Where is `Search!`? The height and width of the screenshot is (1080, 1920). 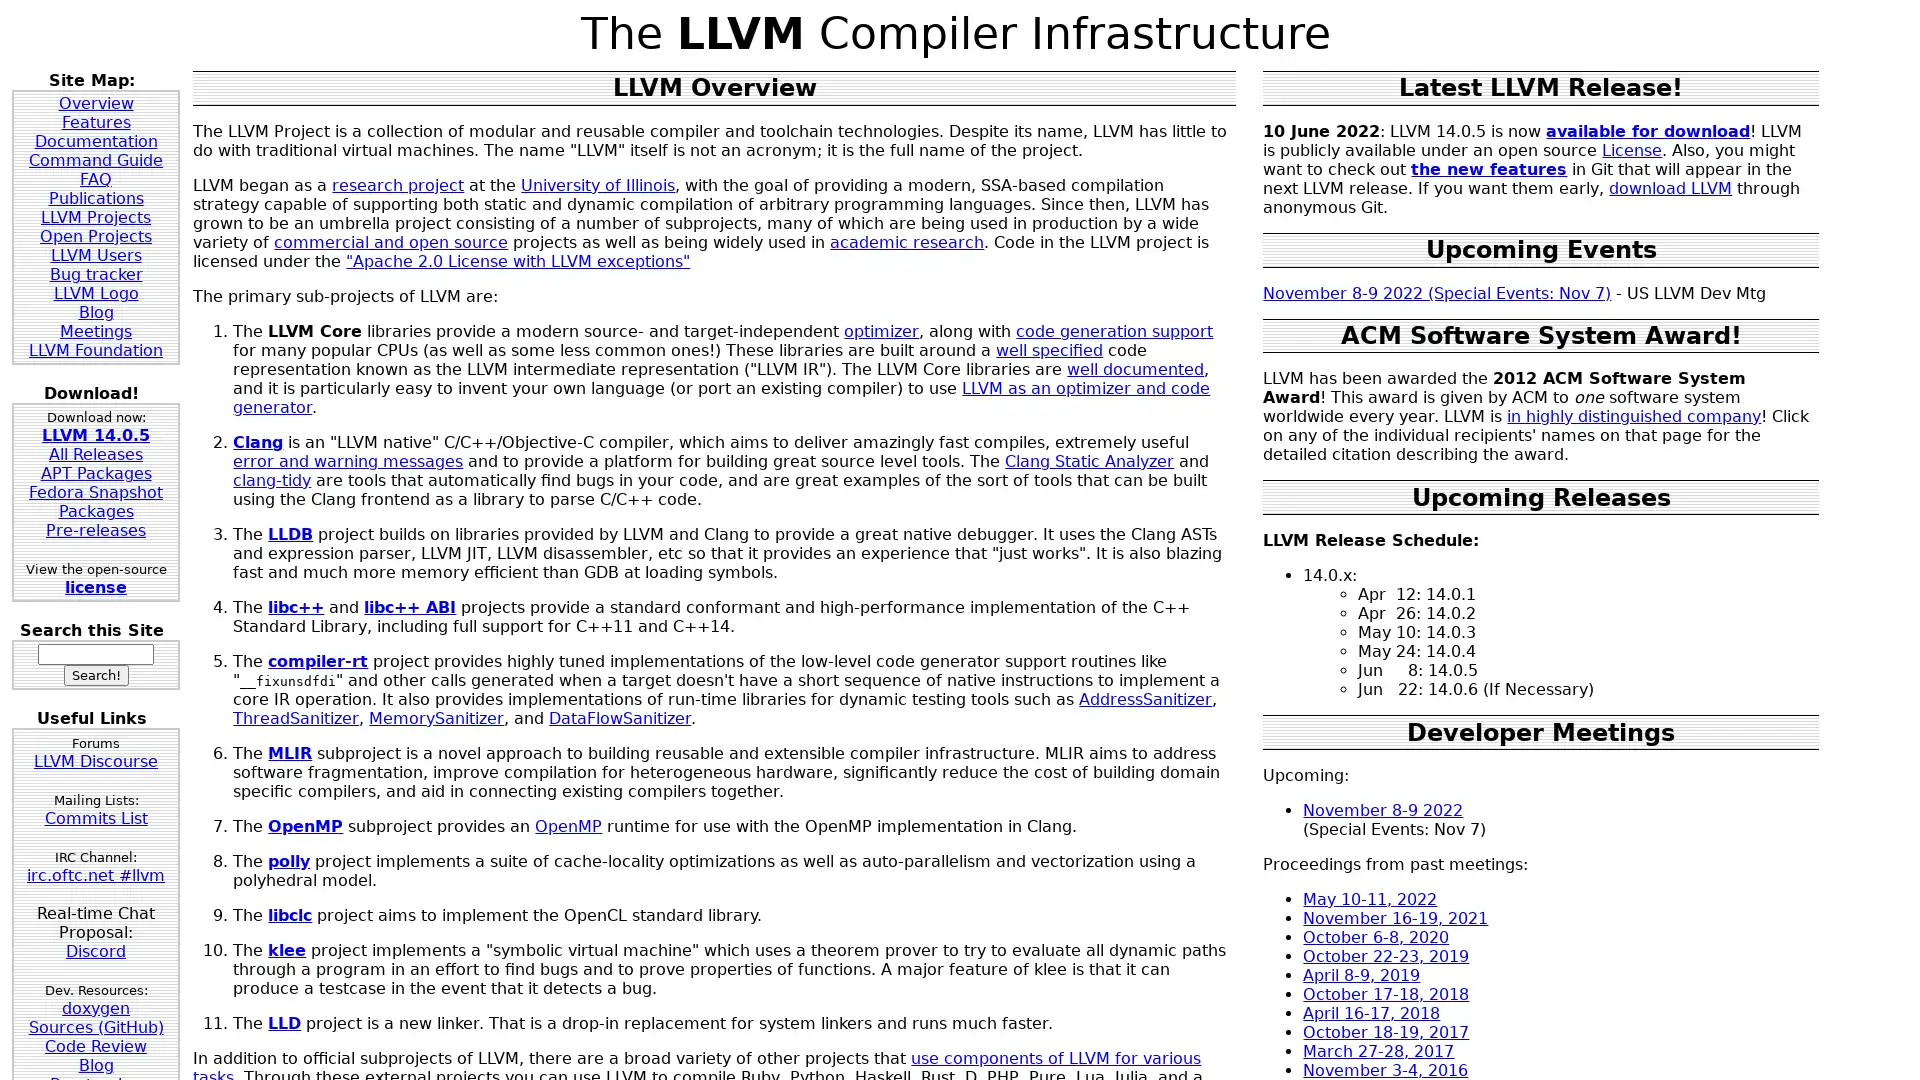 Search! is located at coordinates (94, 674).